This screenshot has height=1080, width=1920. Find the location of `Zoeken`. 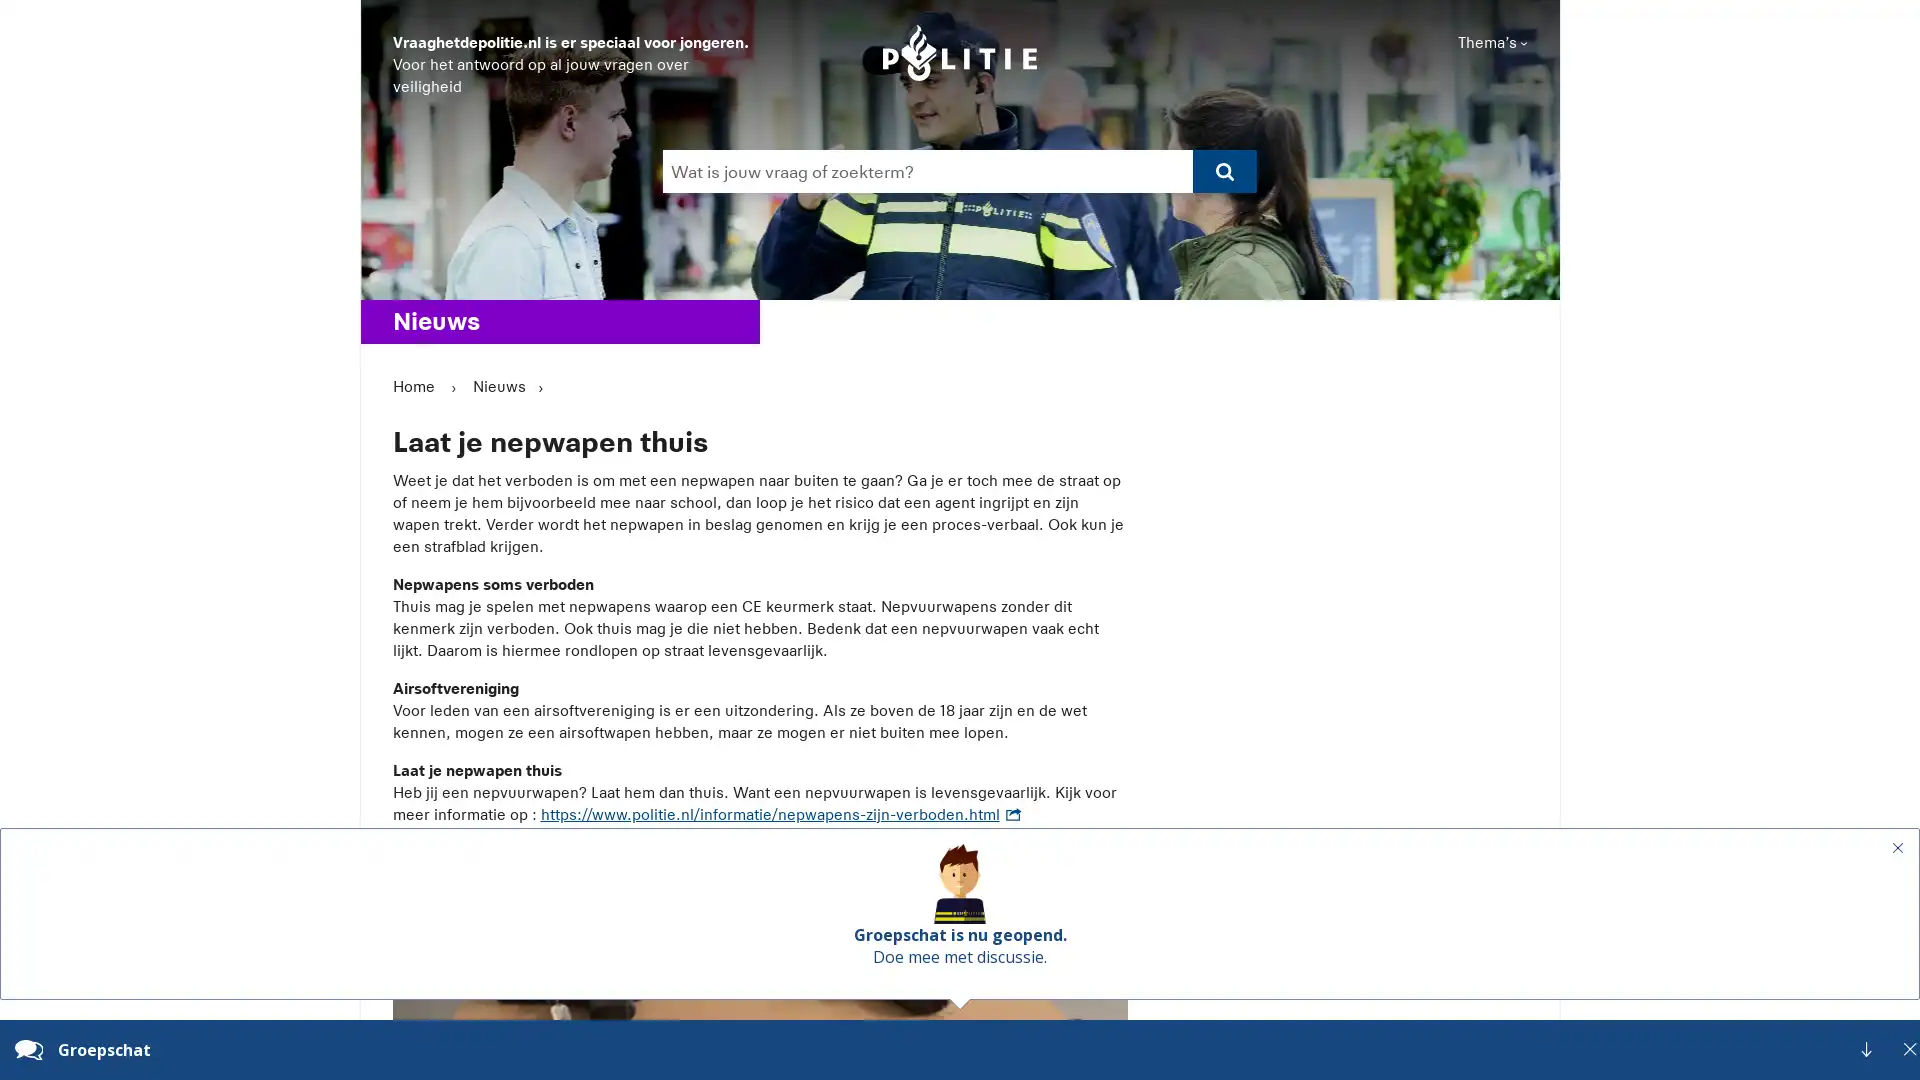

Zoeken is located at coordinates (957, 192).